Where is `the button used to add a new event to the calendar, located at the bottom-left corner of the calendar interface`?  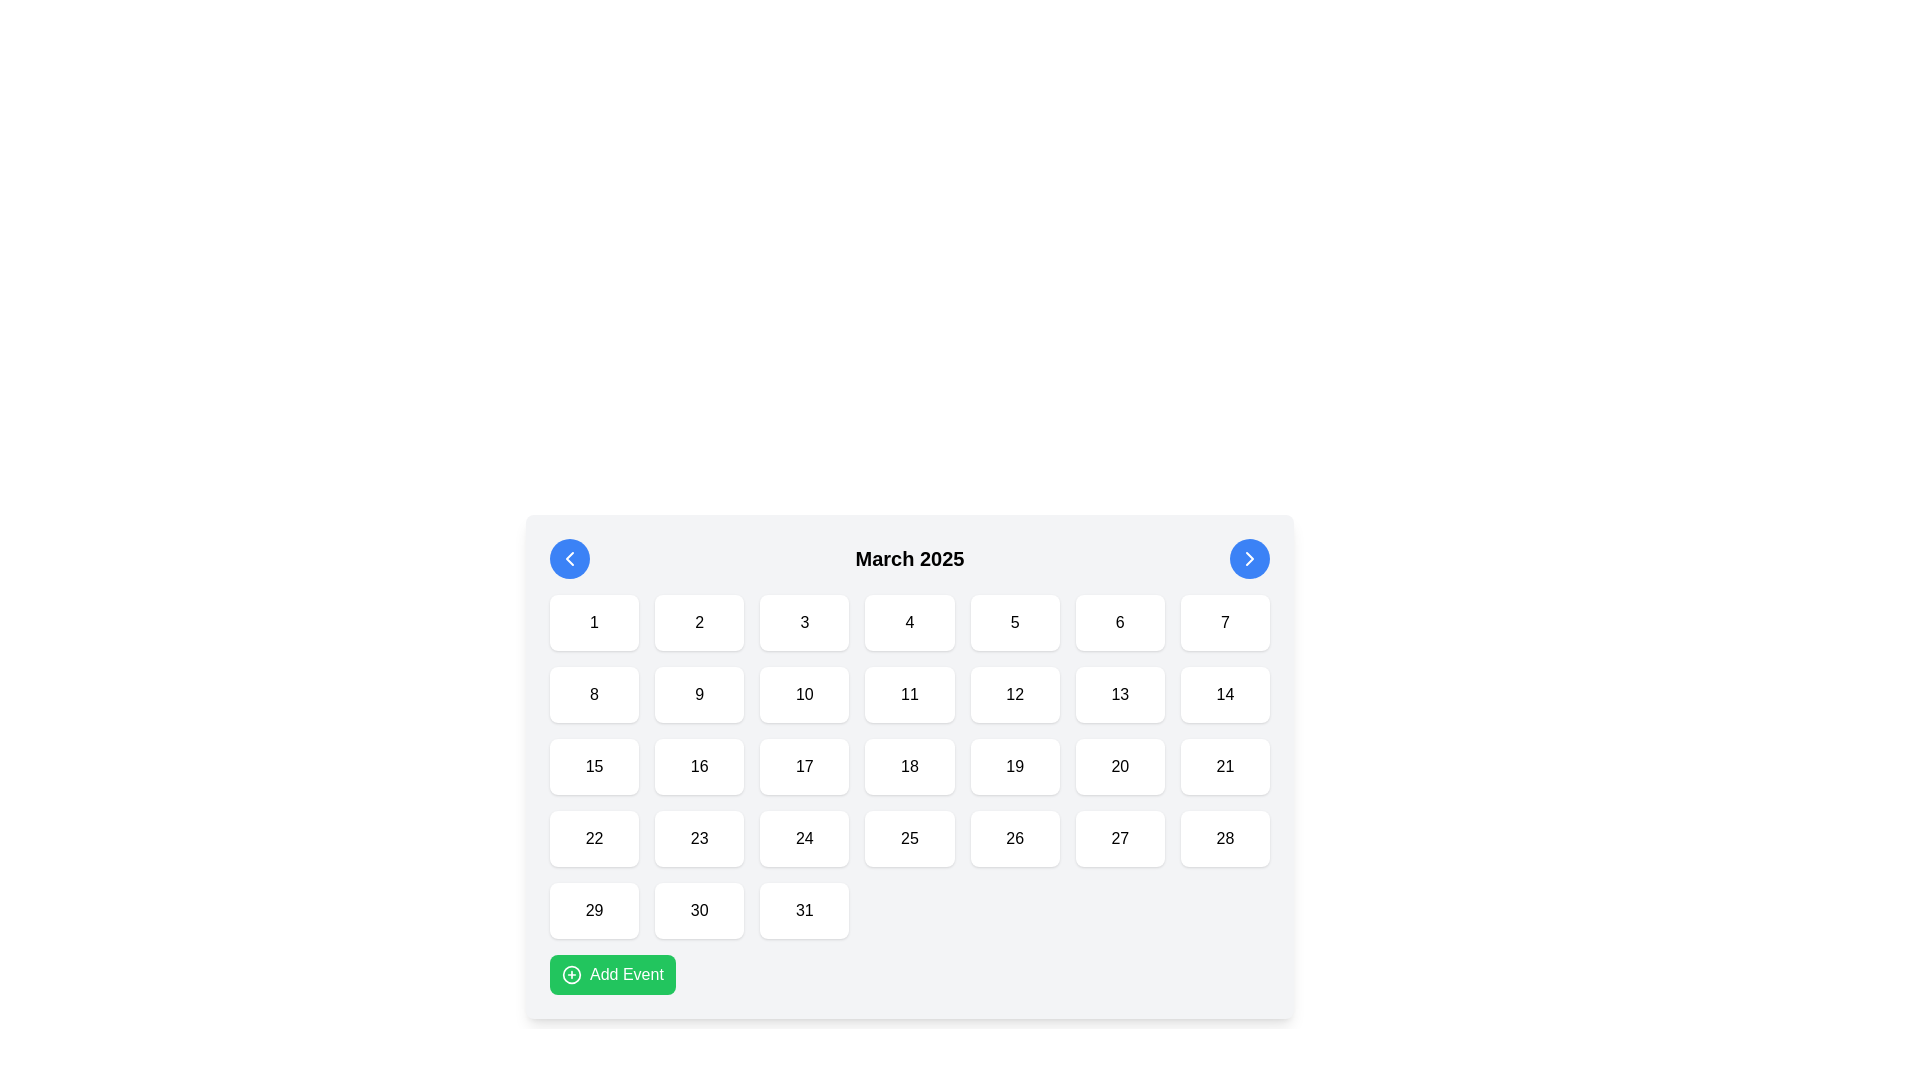 the button used to add a new event to the calendar, located at the bottom-left corner of the calendar interface is located at coordinates (611, 974).